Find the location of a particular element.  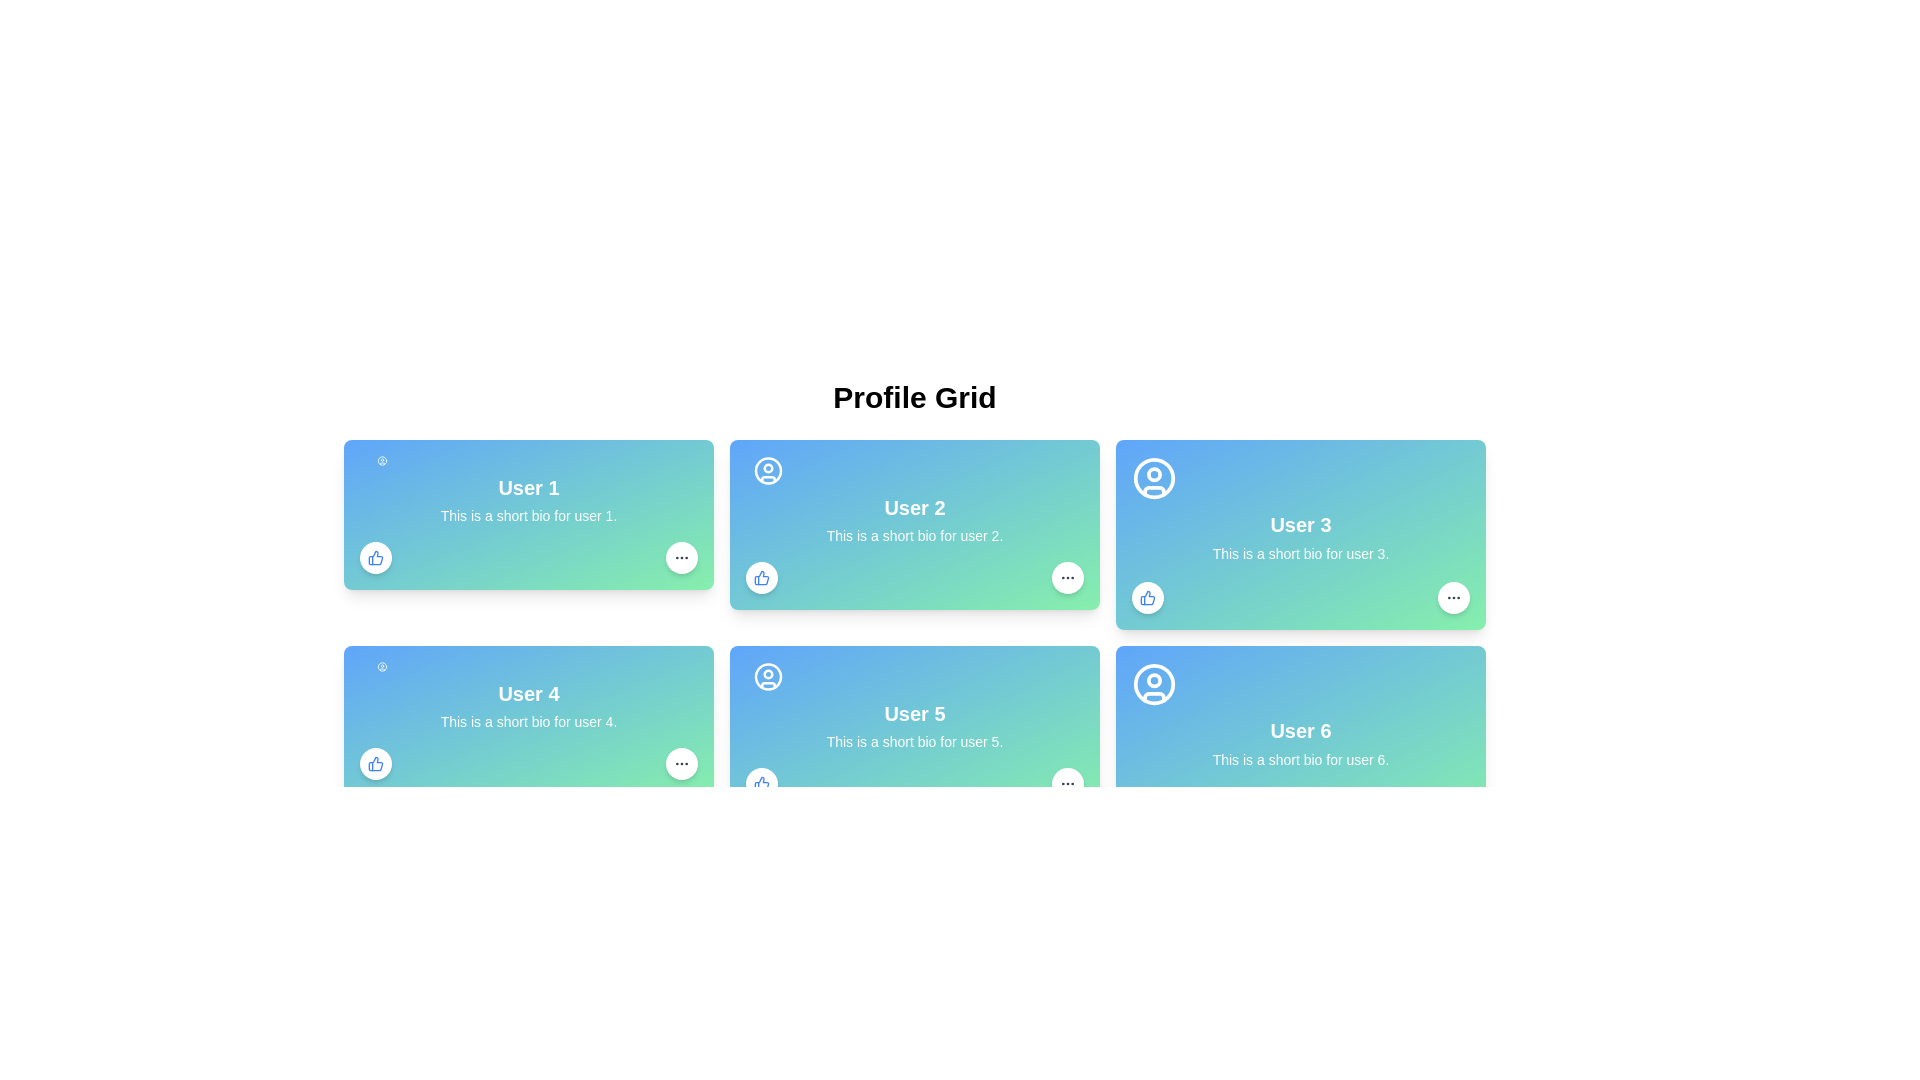

the user avatar icon for 'User 1' located is located at coordinates (382, 461).